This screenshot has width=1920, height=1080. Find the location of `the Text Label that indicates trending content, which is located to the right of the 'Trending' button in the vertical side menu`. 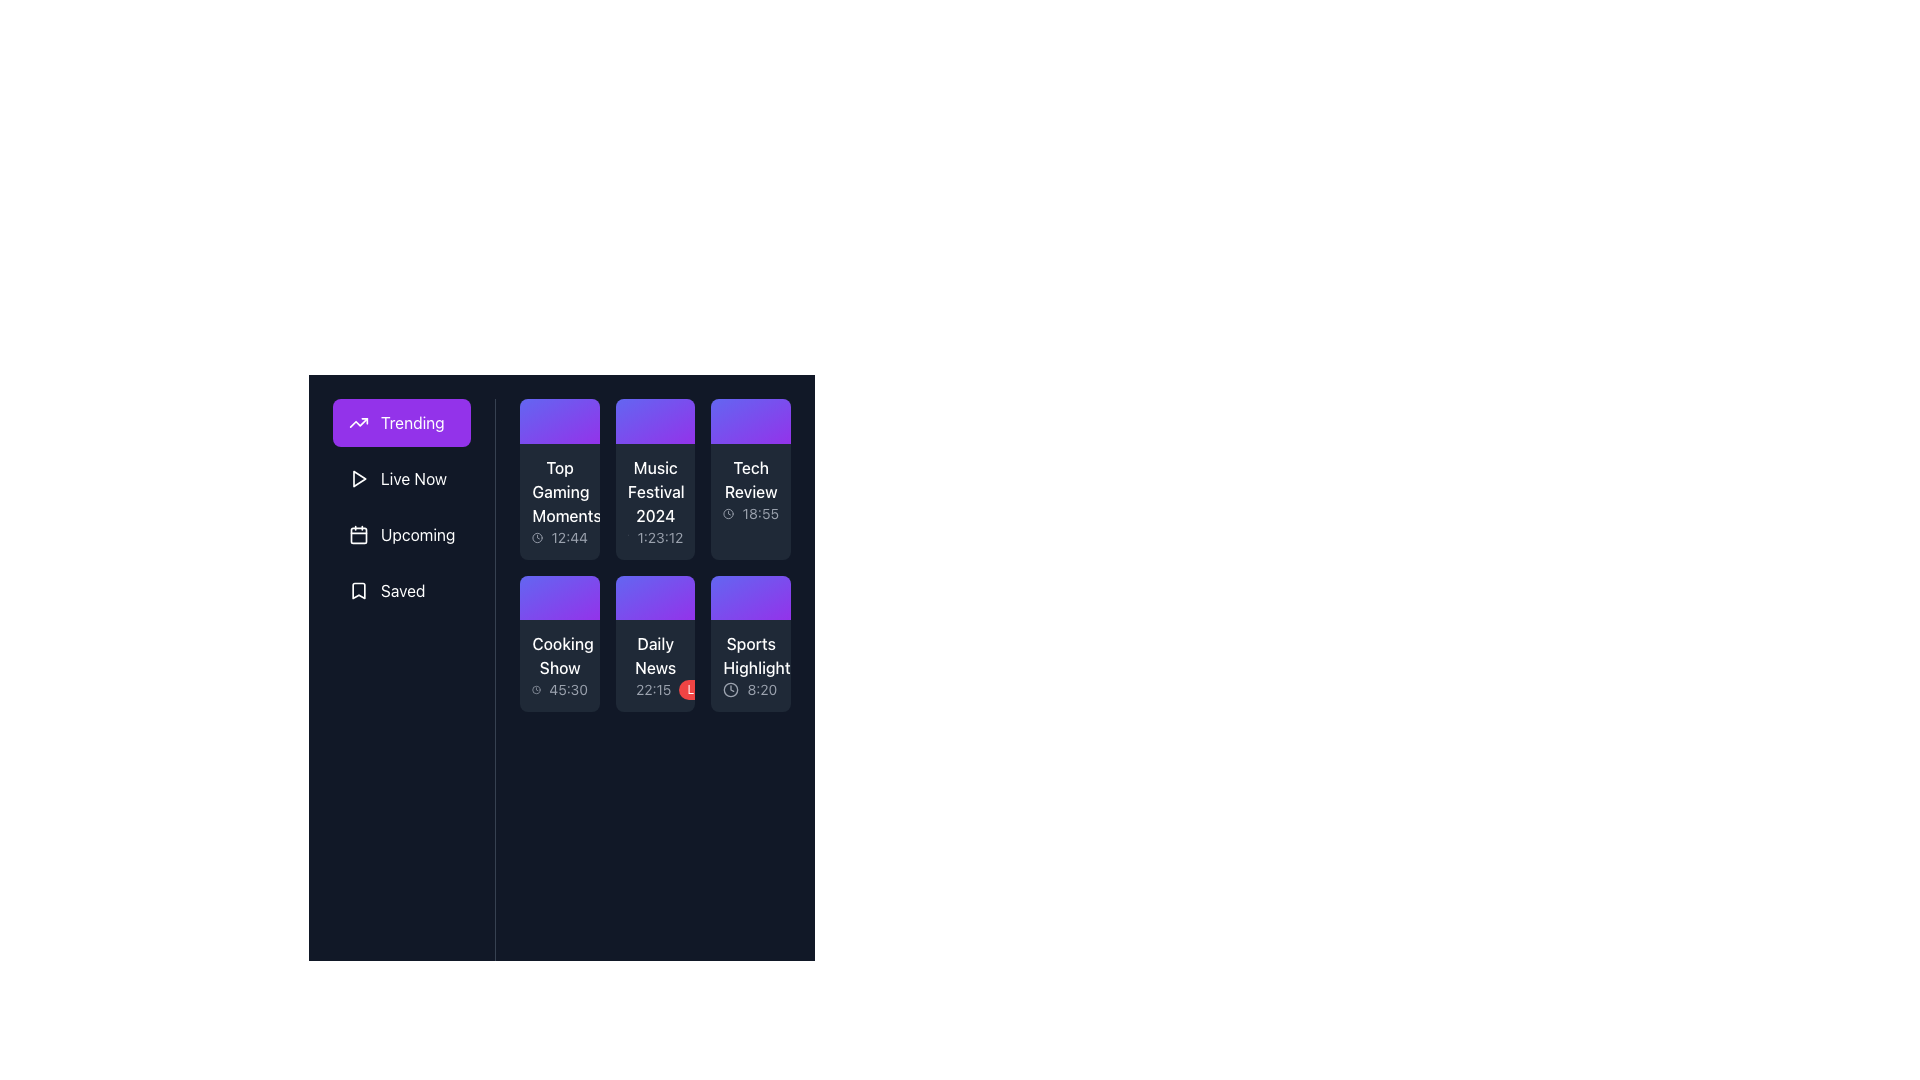

the Text Label that indicates trending content, which is located to the right of the 'Trending' button in the vertical side menu is located at coordinates (411, 422).